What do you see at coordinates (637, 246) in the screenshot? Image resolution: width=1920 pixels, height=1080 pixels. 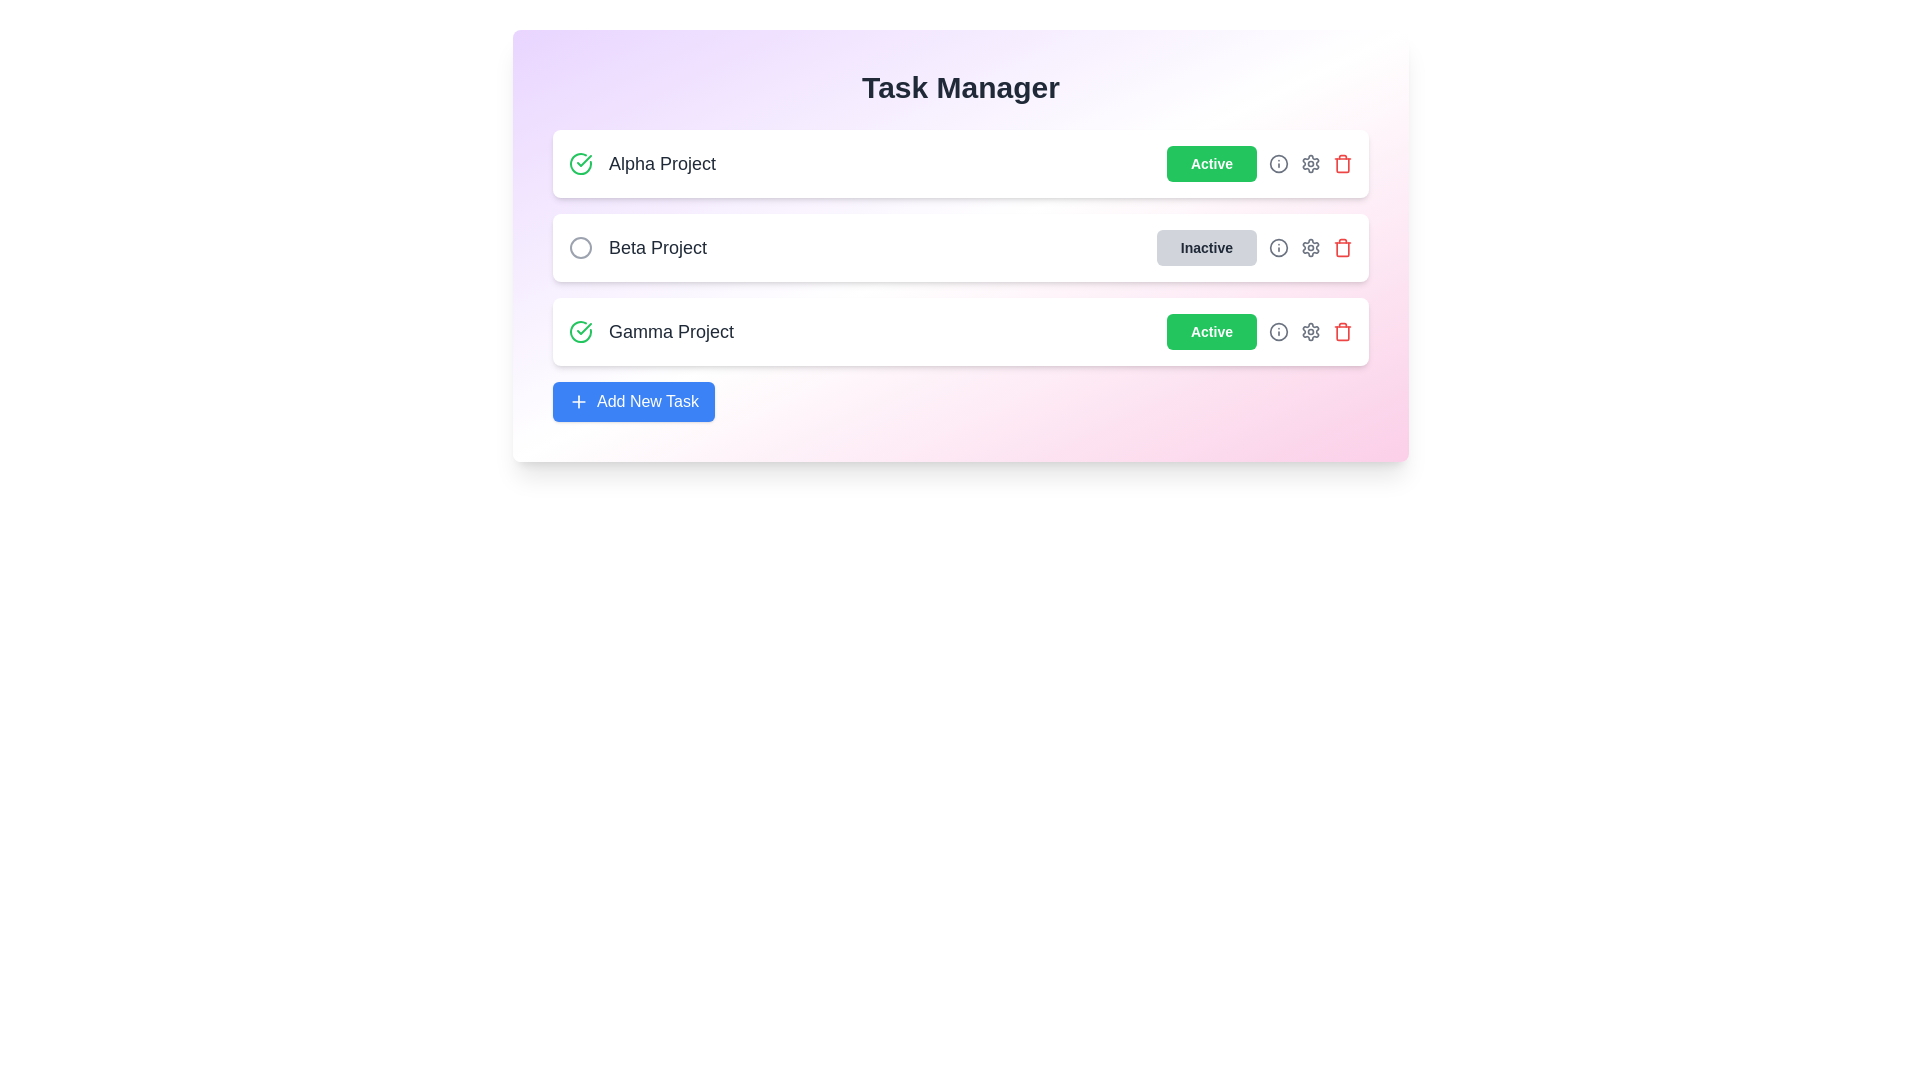 I see `the project name Beta Project to interact with it` at bounding box center [637, 246].